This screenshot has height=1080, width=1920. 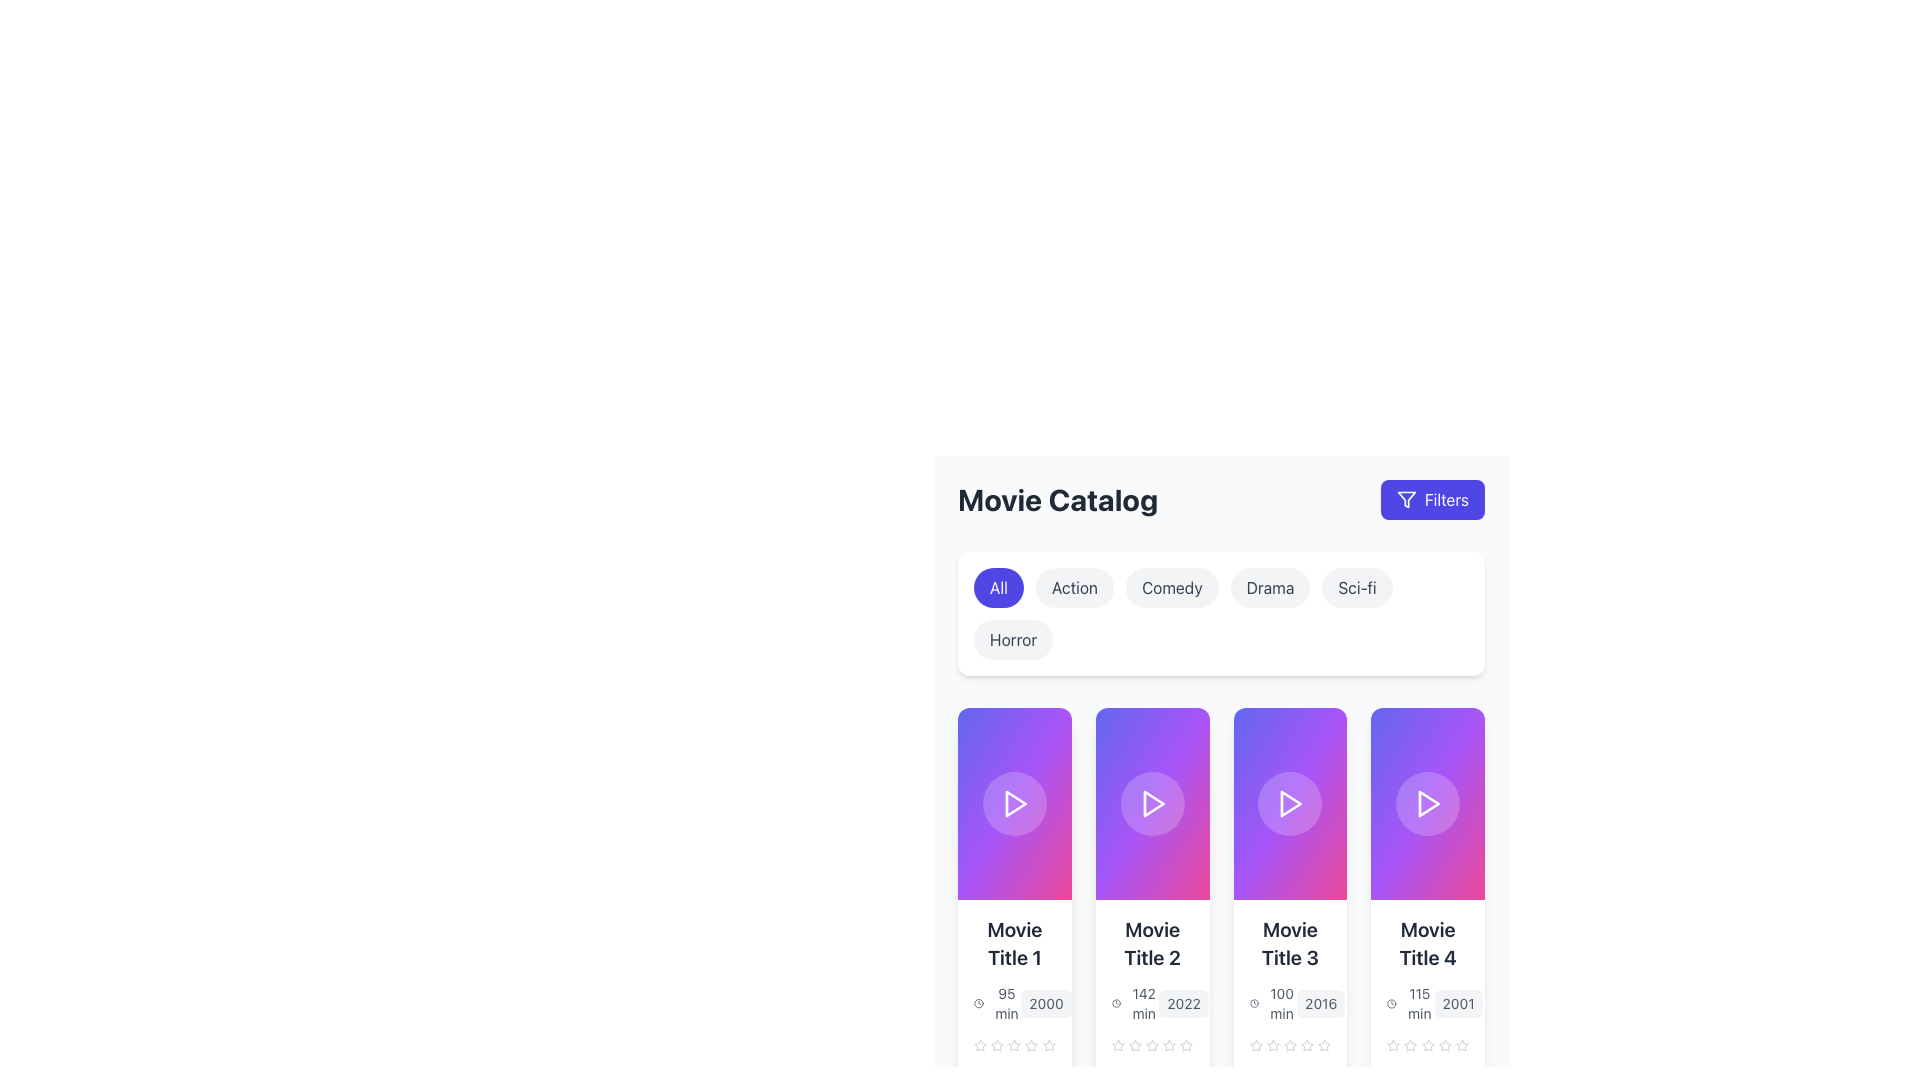 I want to click on the triangular play icon with a gradient background located in the center of the third column of the movie grid for 'Movie Title 3', so click(x=1291, y=802).